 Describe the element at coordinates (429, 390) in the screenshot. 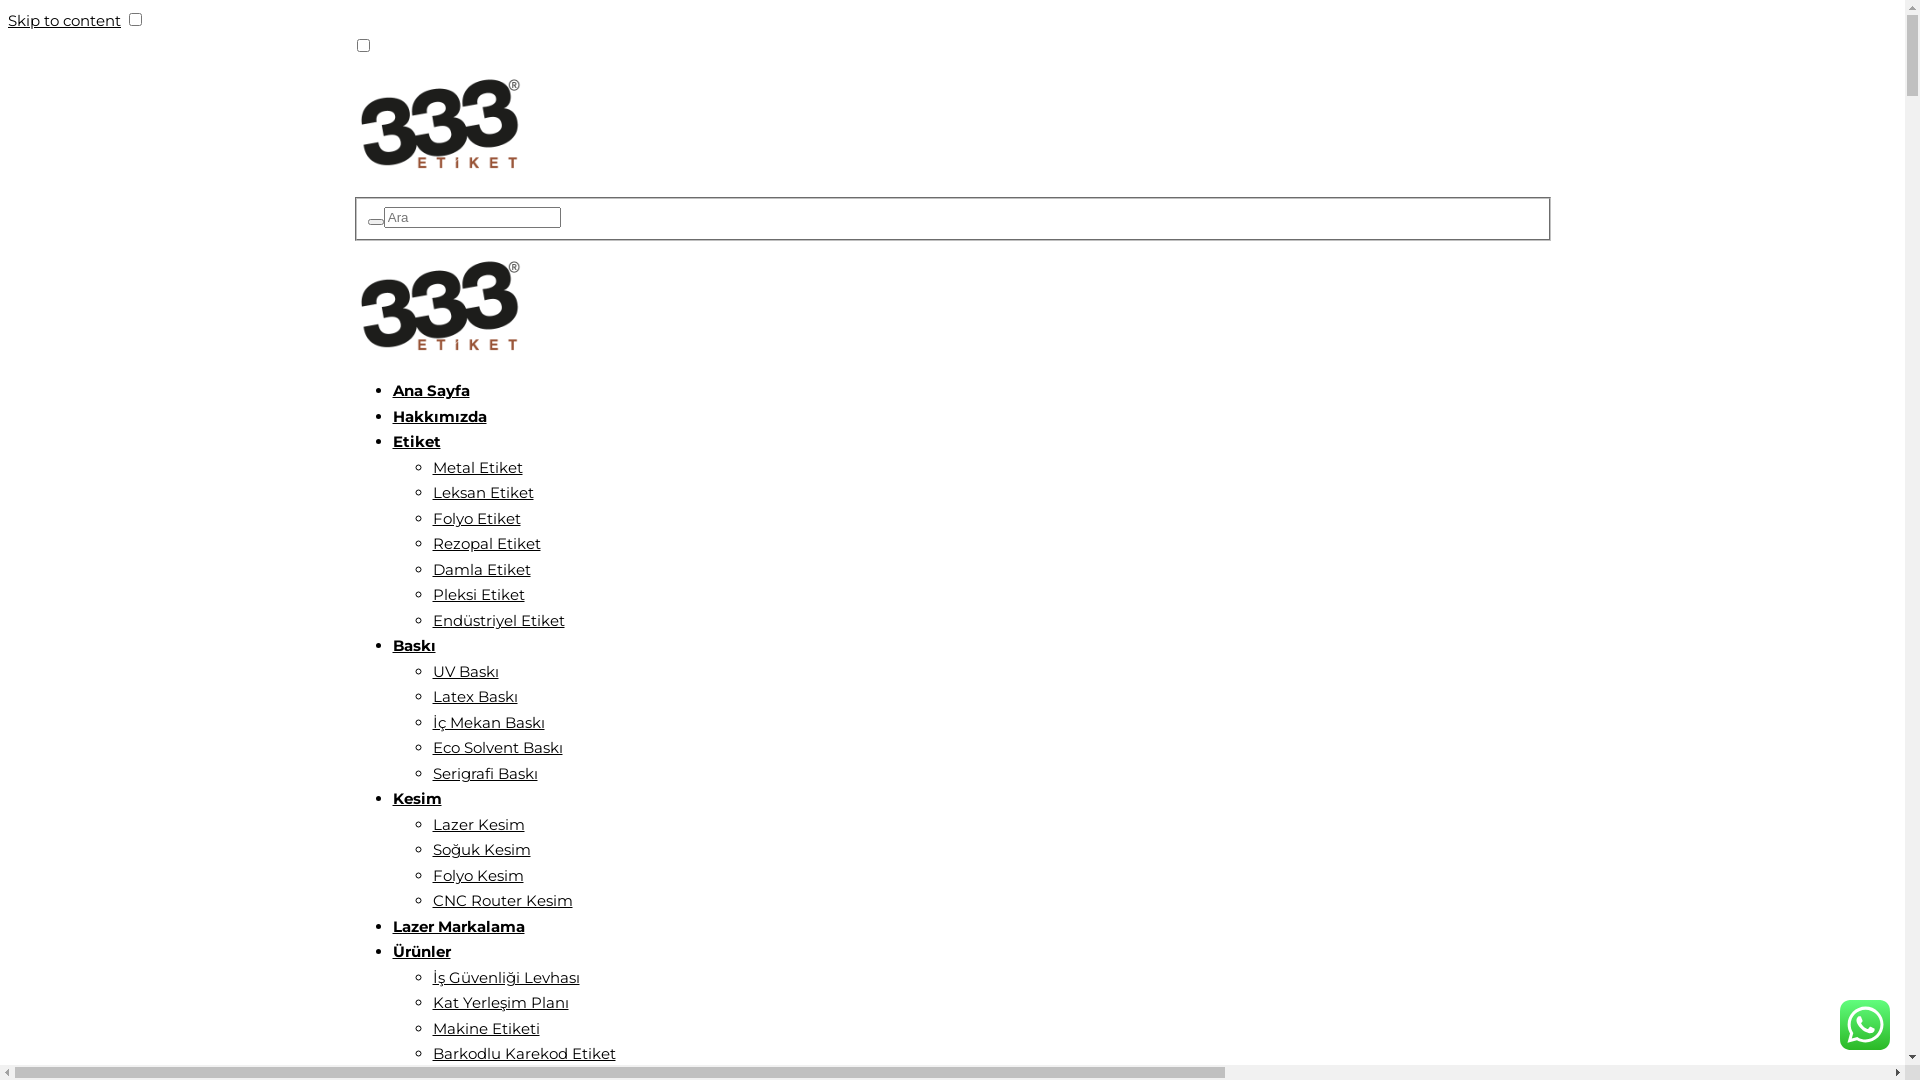

I see `'Ana Sayfa'` at that location.